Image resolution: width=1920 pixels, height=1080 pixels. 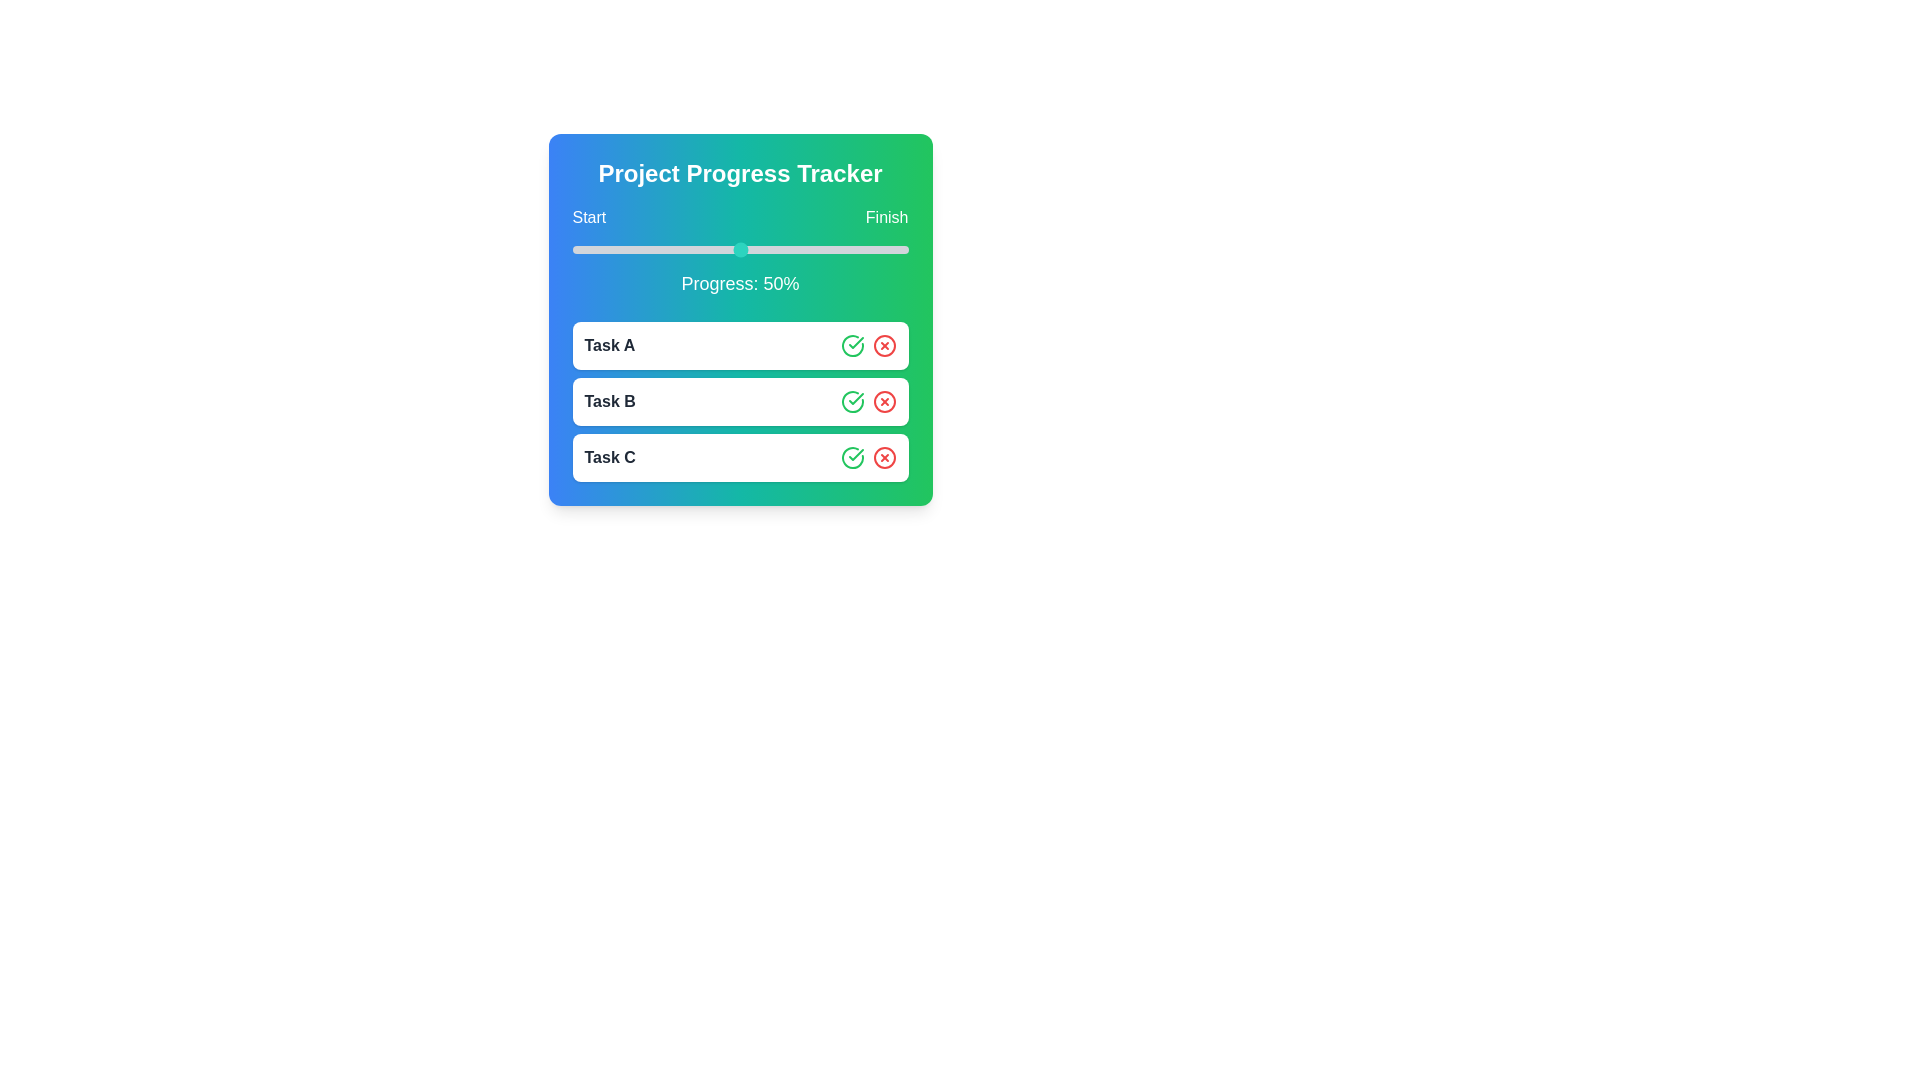 I want to click on cross button next to Task B to cancel it, so click(x=883, y=401).